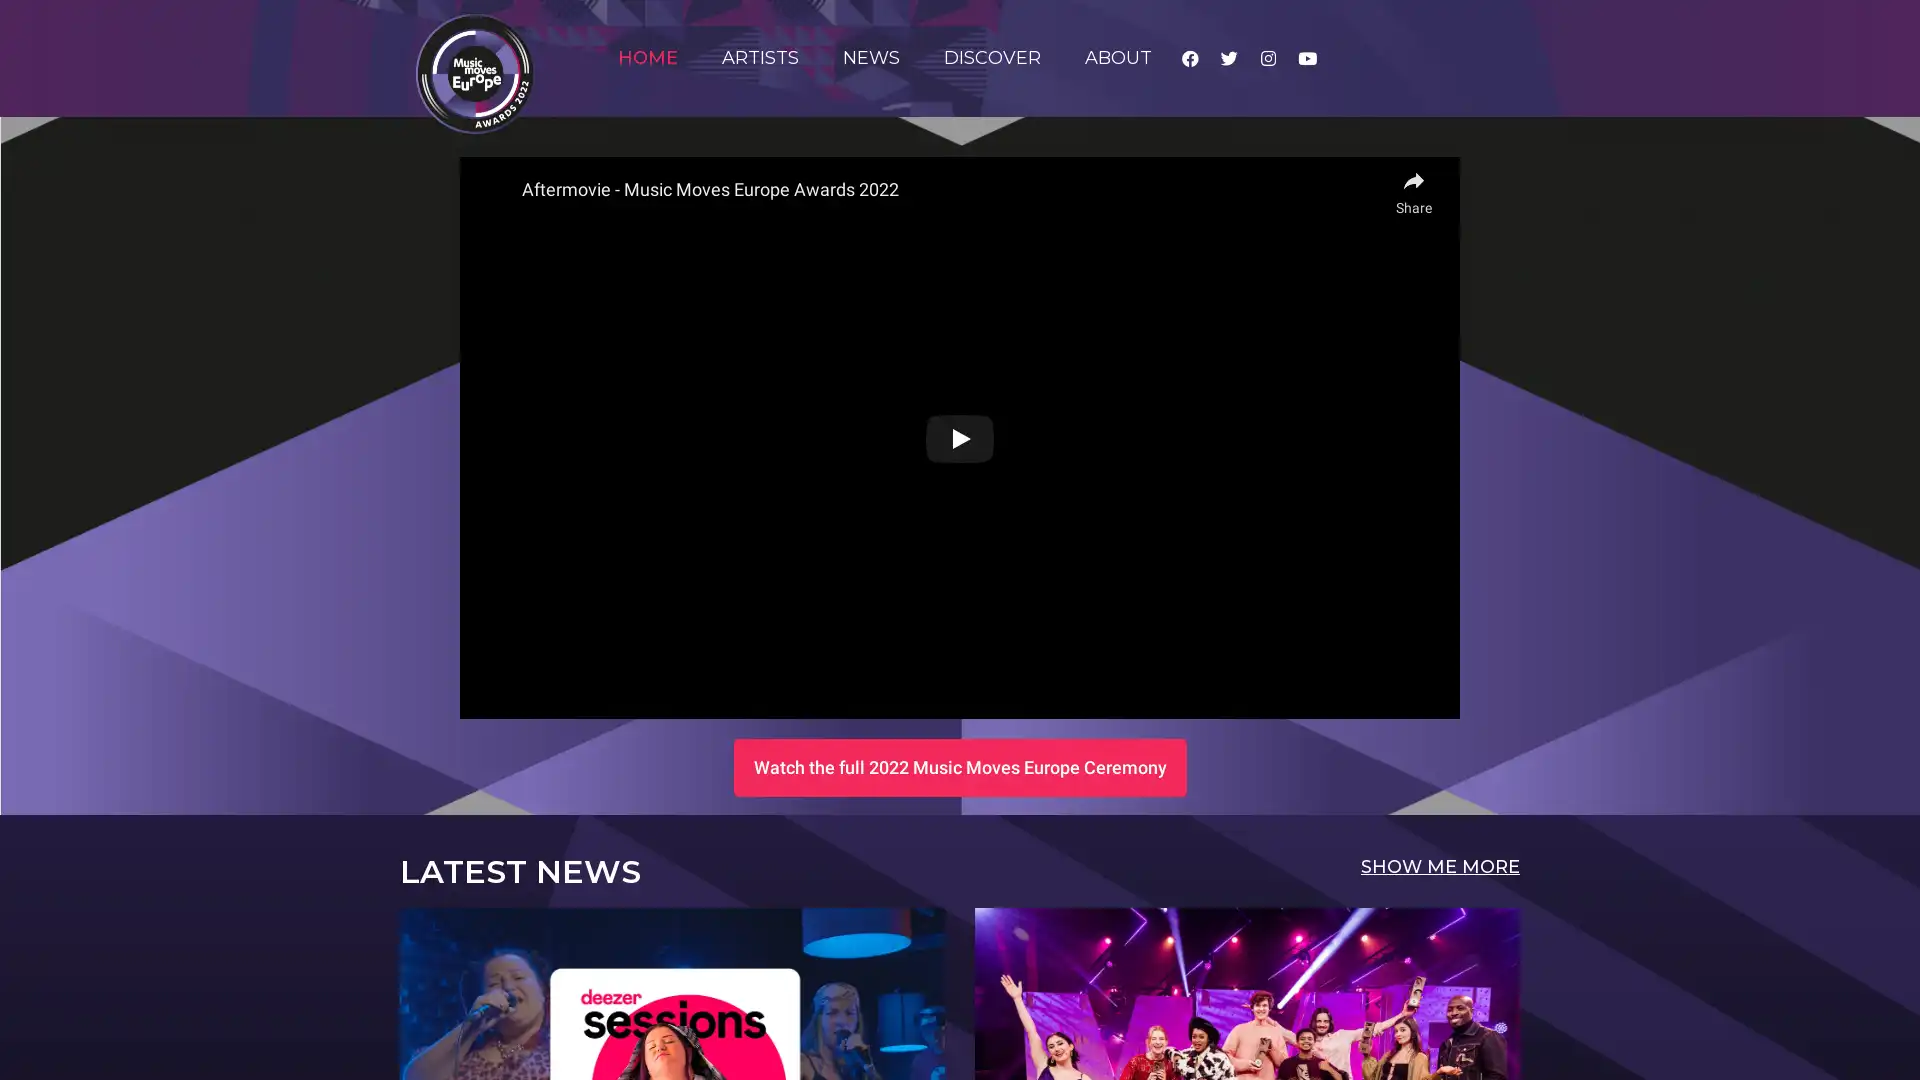 The image size is (1920, 1080). I want to click on SHOW ME MORE, so click(1440, 866).